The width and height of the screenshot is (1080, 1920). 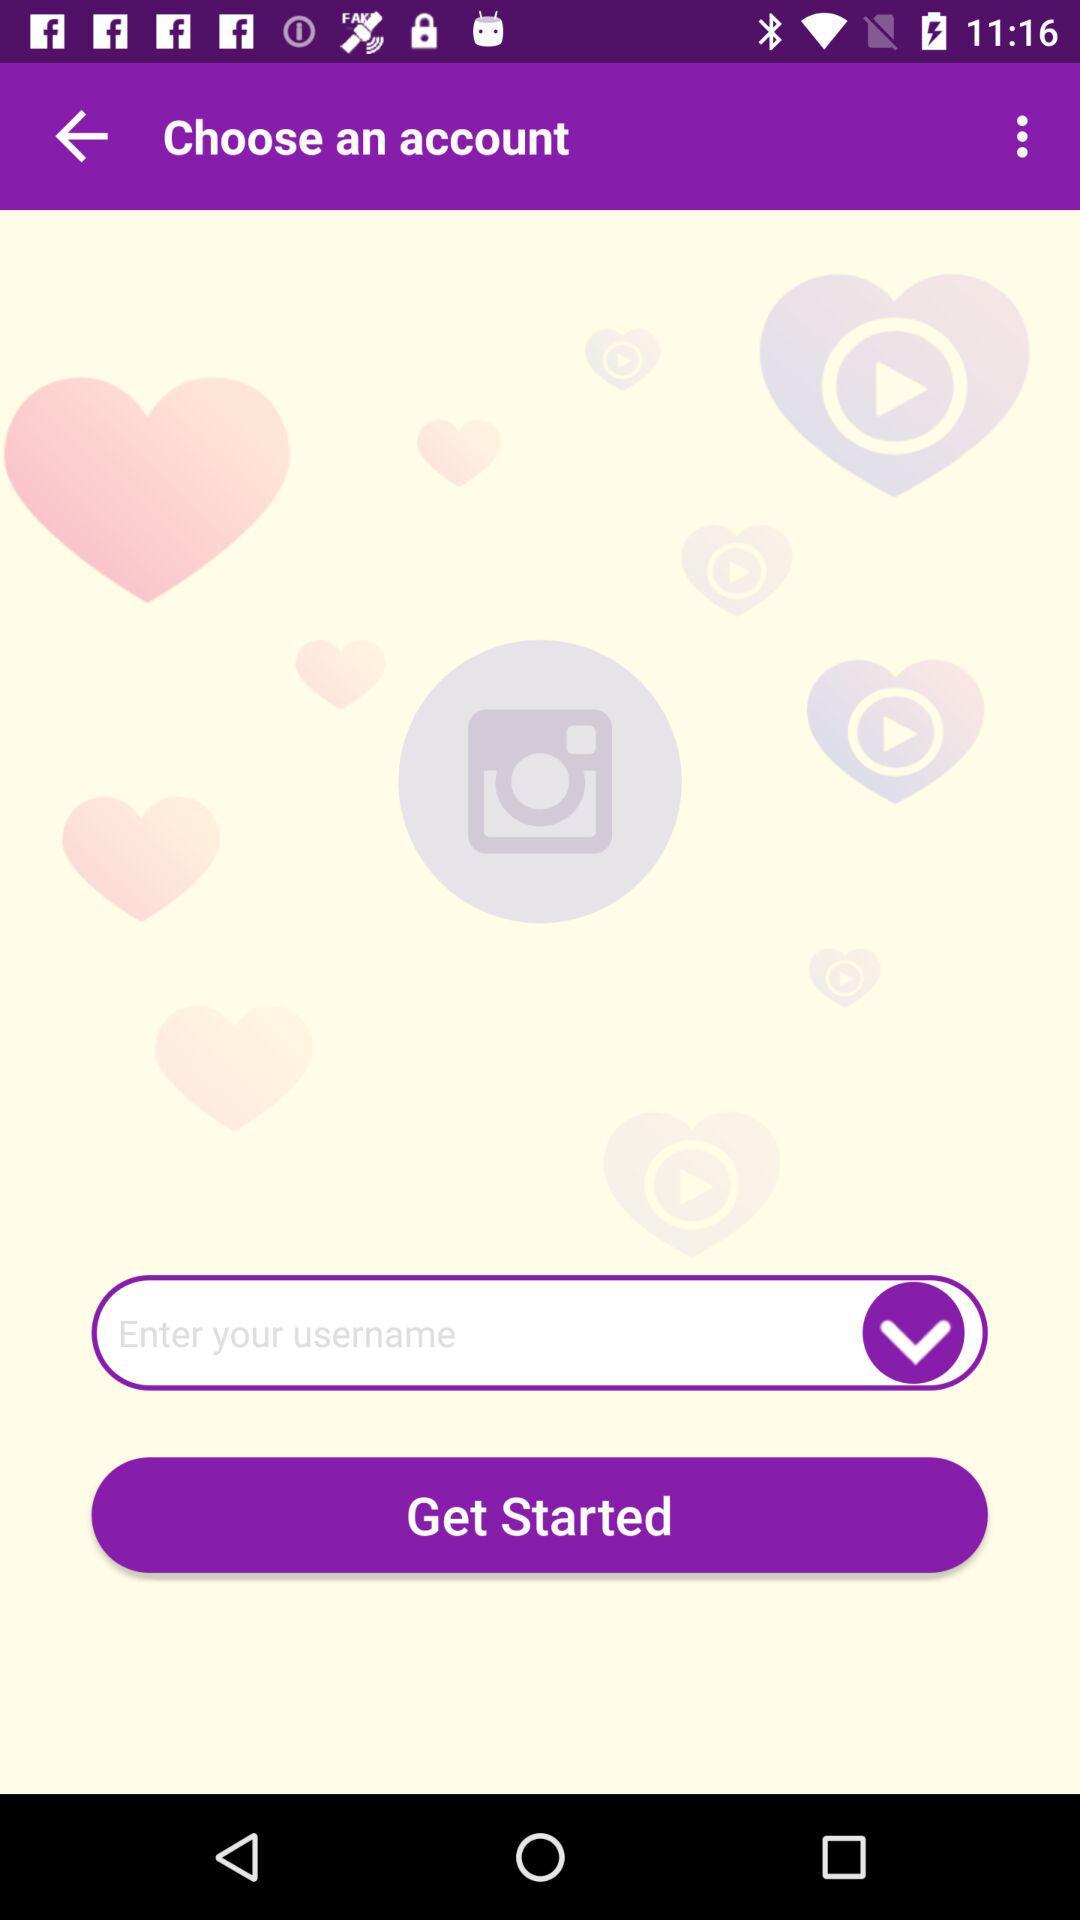 I want to click on go back, so click(x=80, y=135).